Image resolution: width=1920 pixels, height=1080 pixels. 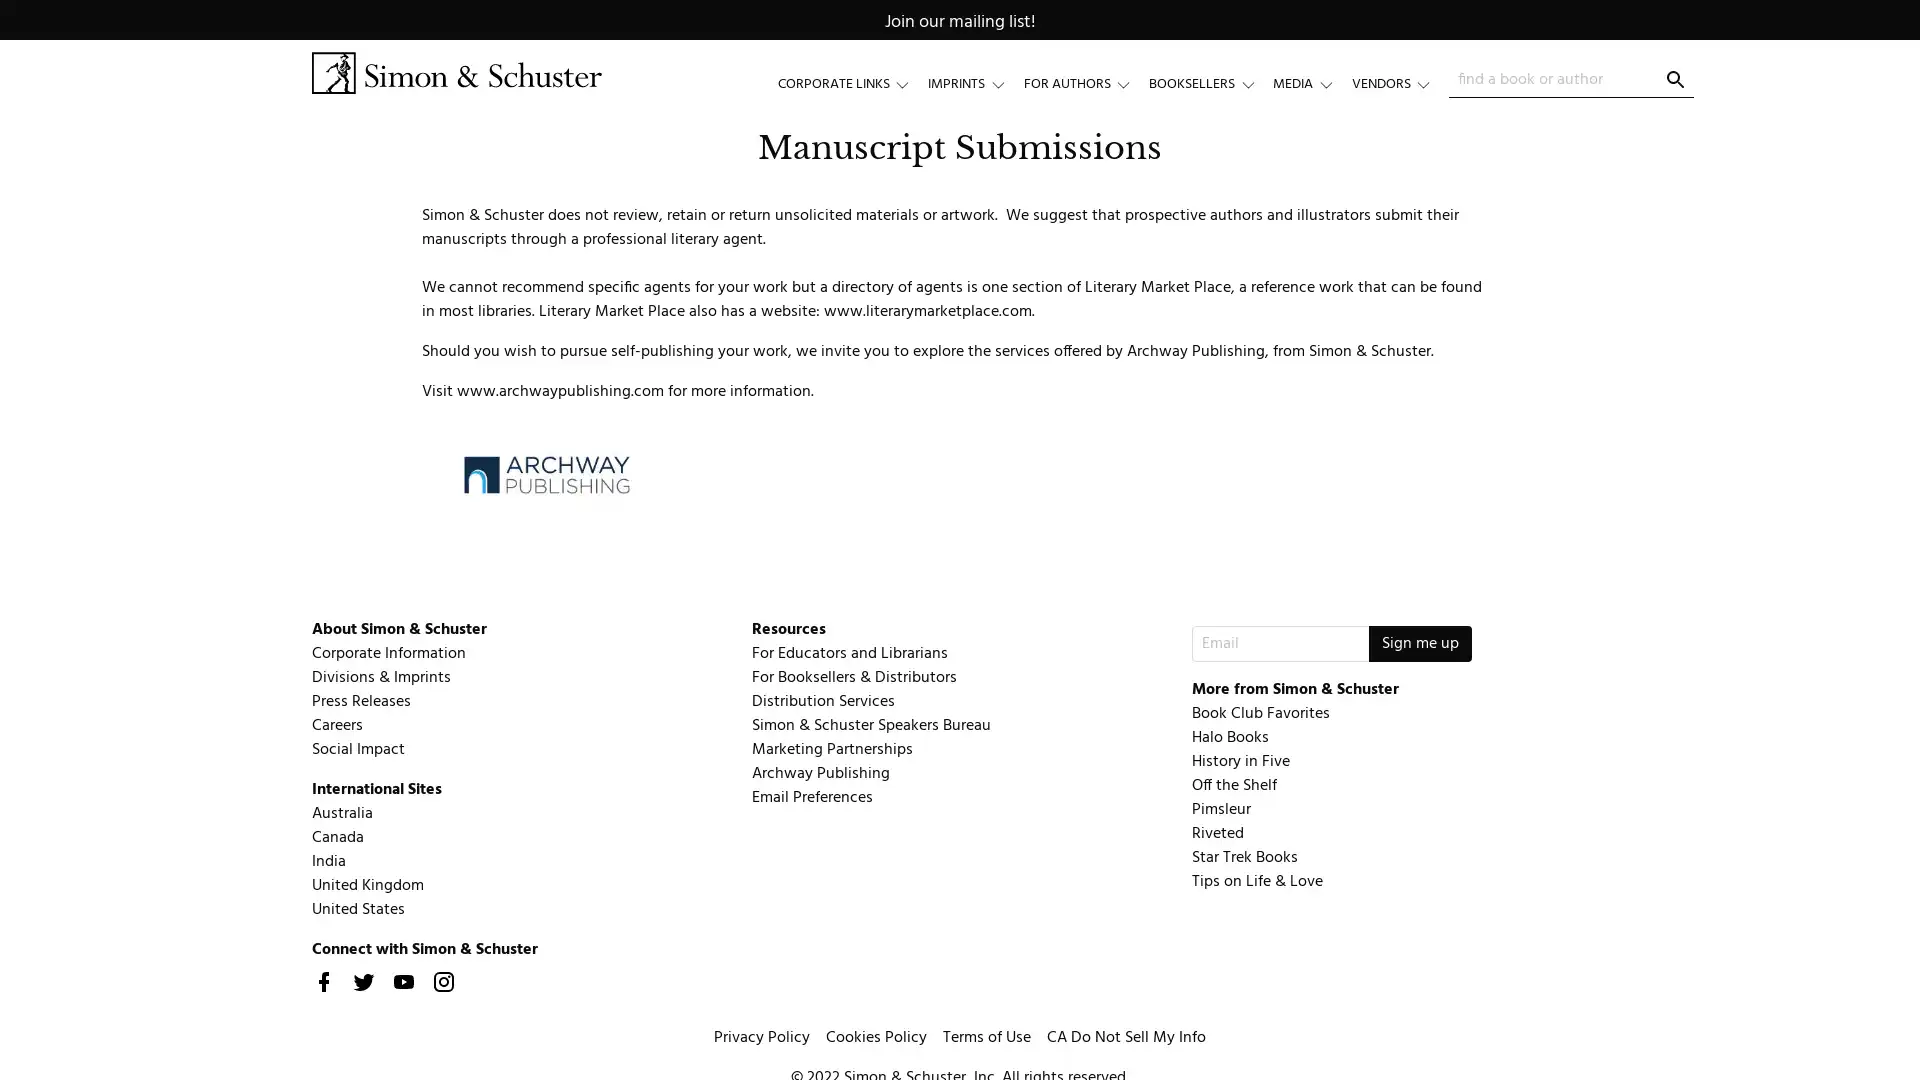 What do you see at coordinates (1311, 83) in the screenshot?
I see `MEDIA` at bounding box center [1311, 83].